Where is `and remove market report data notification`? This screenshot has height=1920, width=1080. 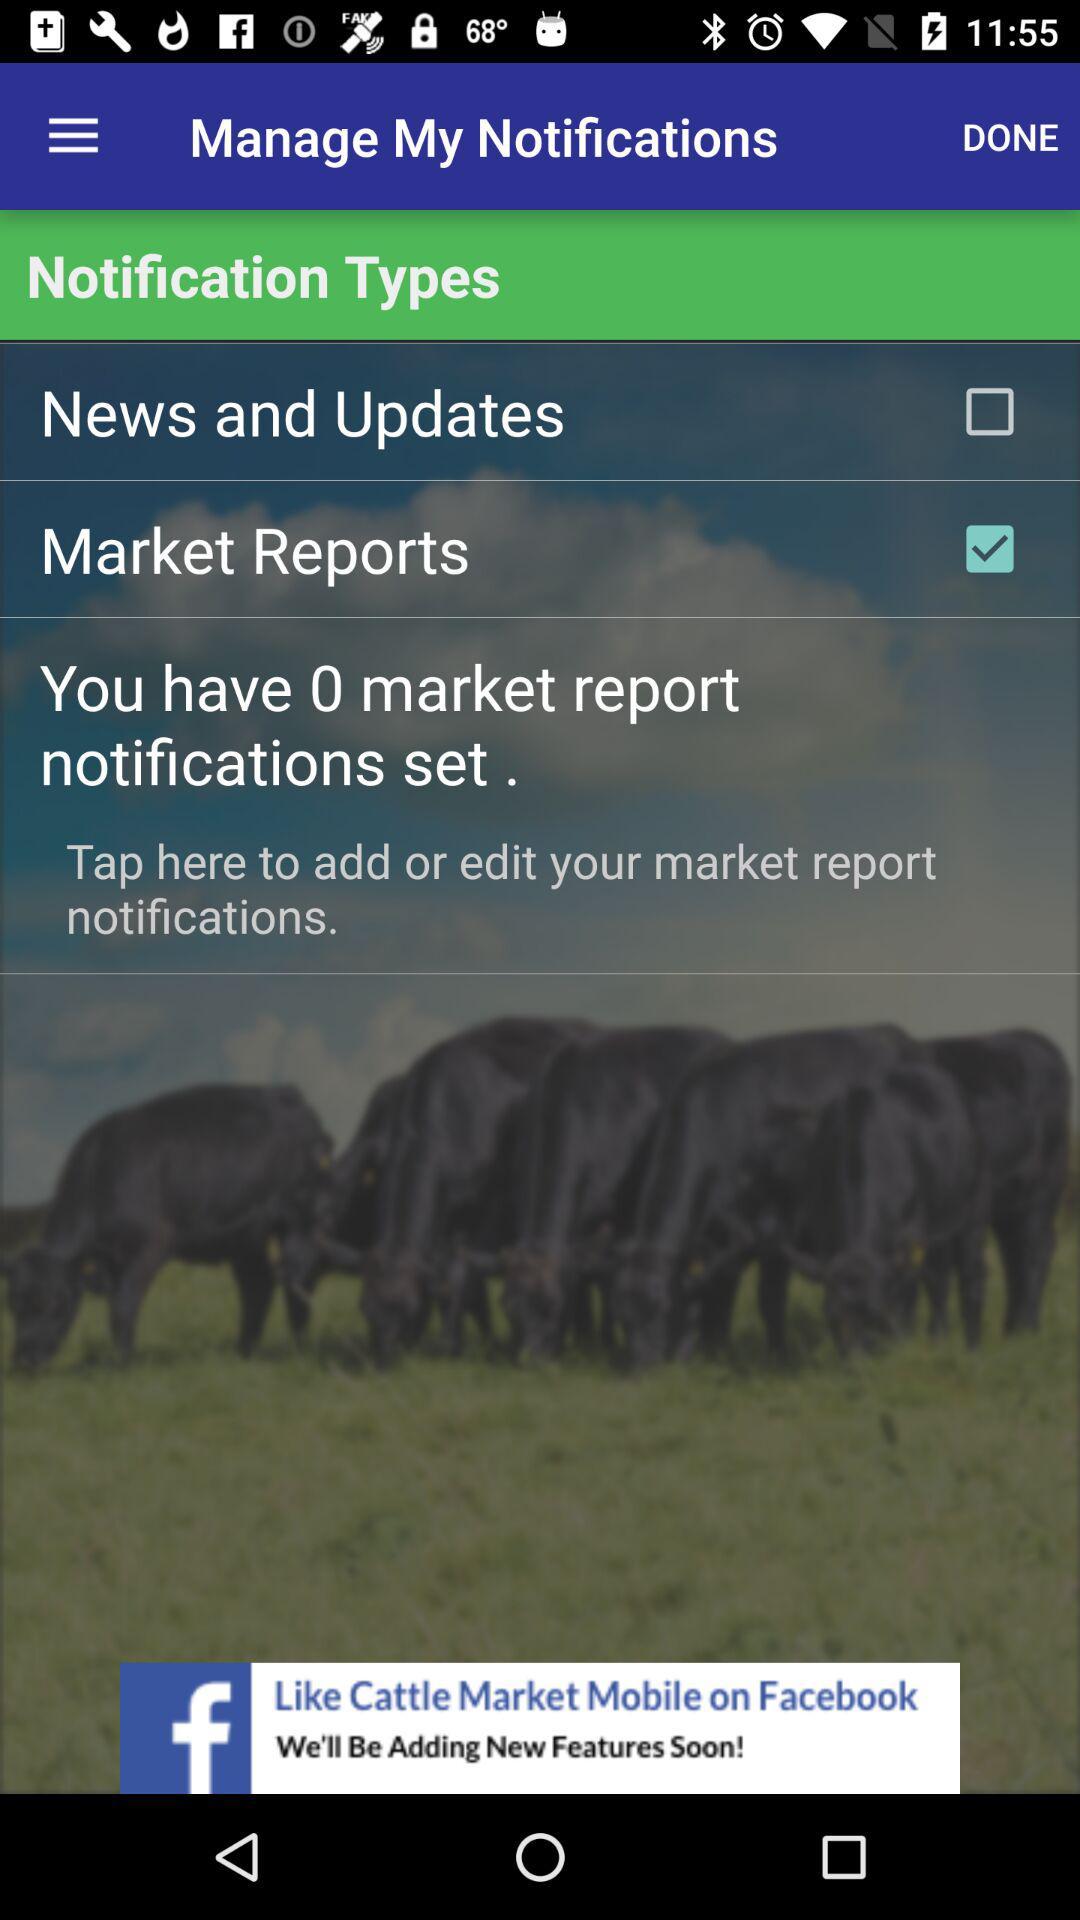
and remove market report data notification is located at coordinates (990, 548).